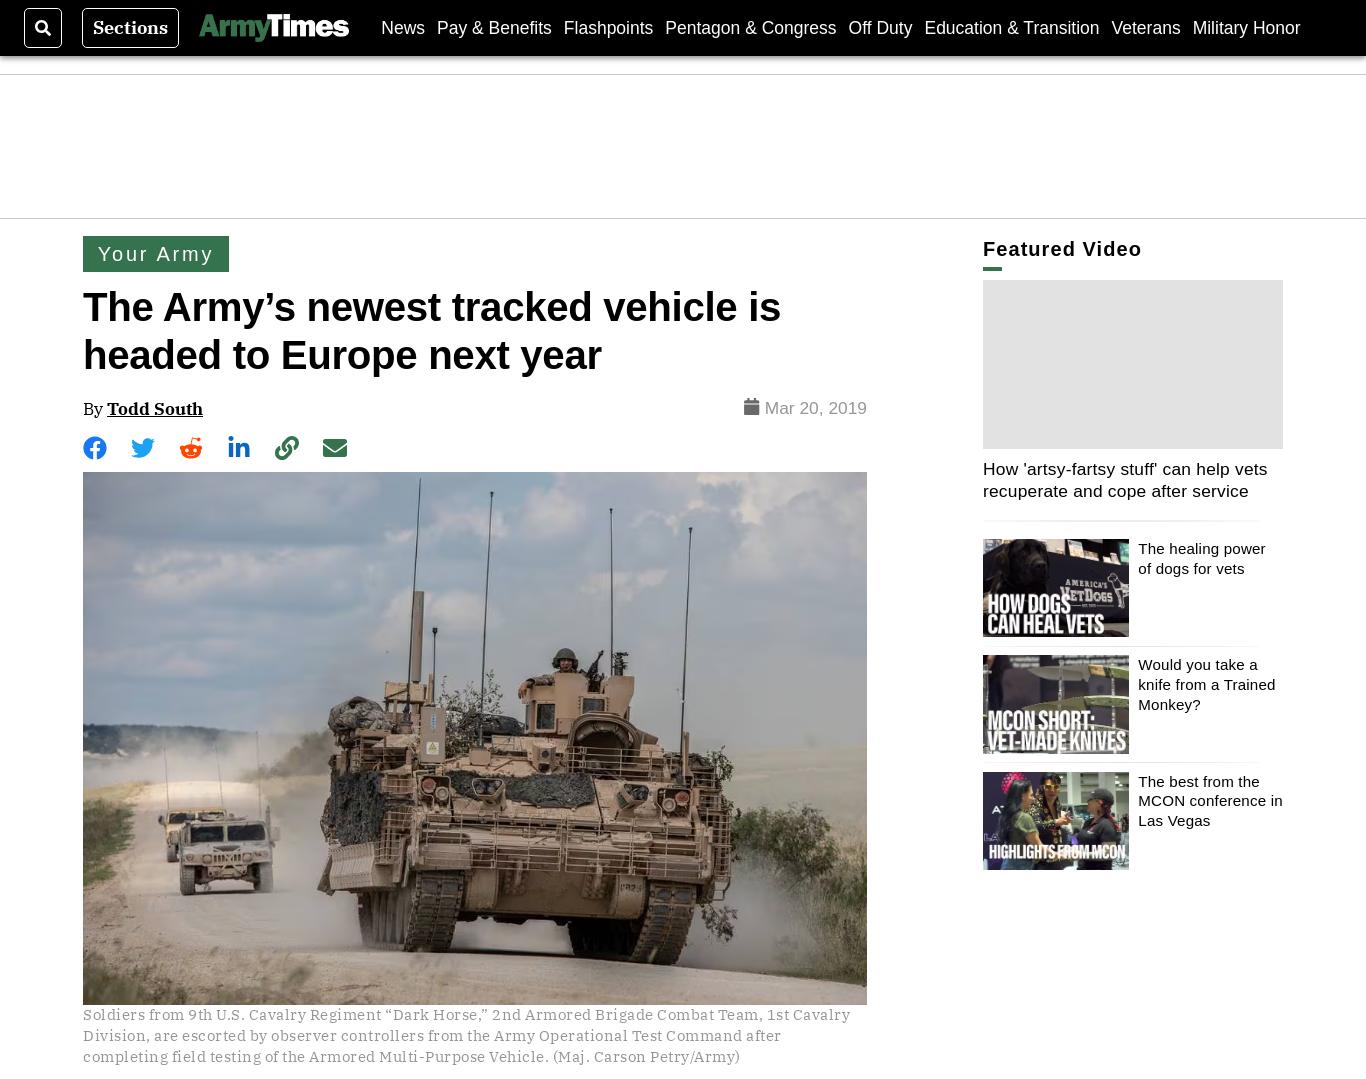  I want to click on 'Pay & Benefits', so click(493, 27).